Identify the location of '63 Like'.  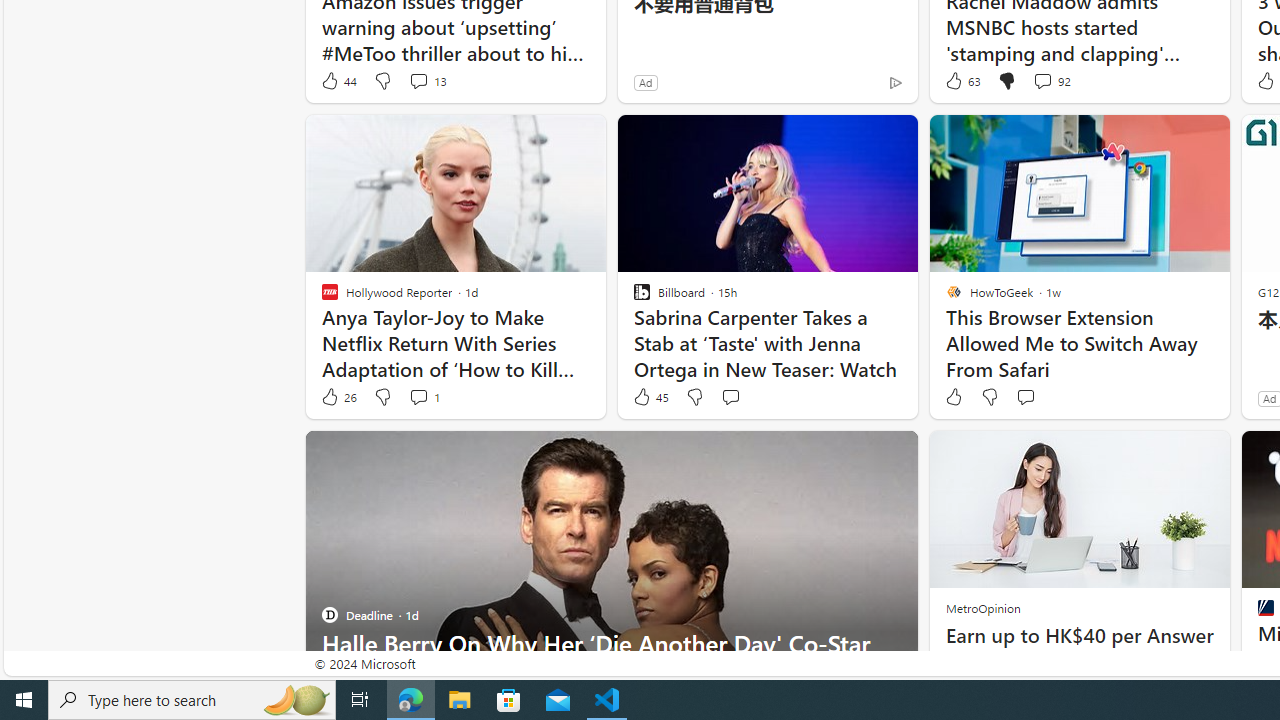
(961, 80).